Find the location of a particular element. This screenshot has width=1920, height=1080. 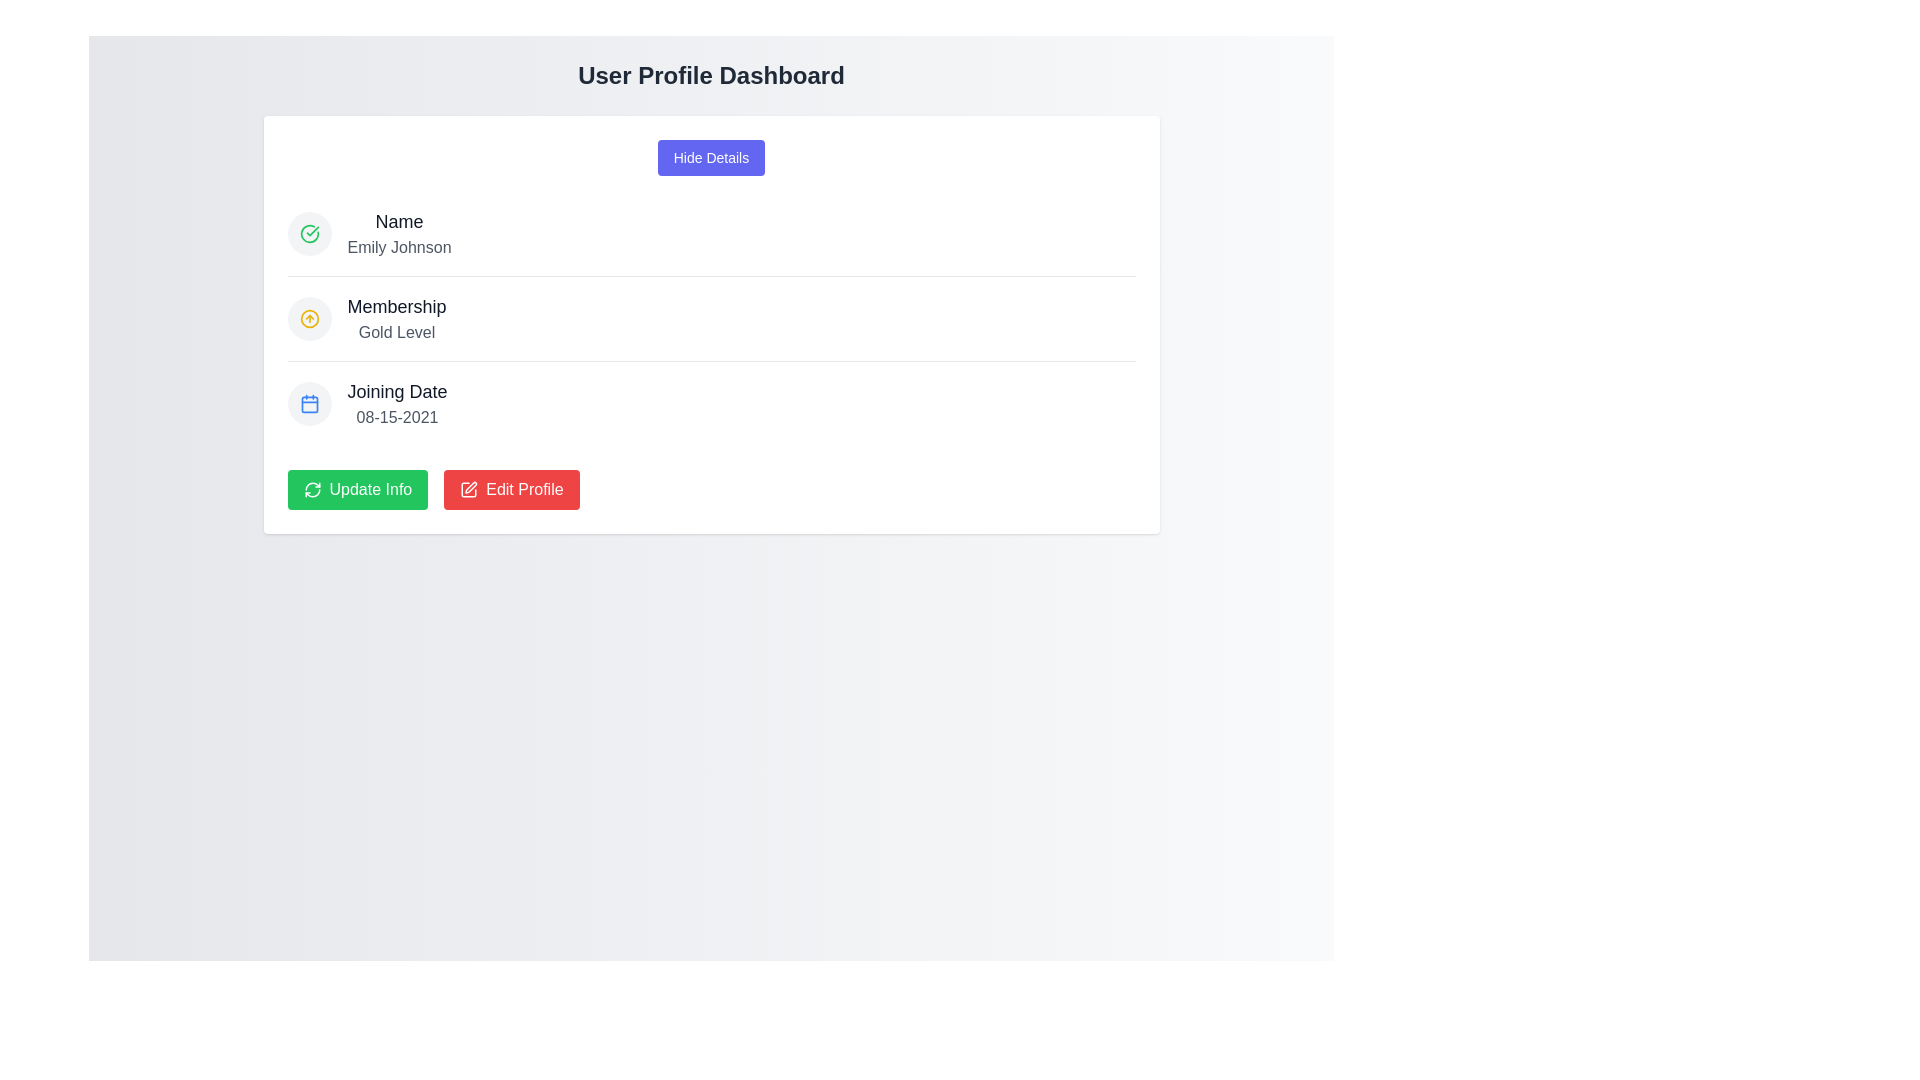

the static text label indicating the membership level associated with the profile, positioned directly below the 'Membership' text label is located at coordinates (397, 331).